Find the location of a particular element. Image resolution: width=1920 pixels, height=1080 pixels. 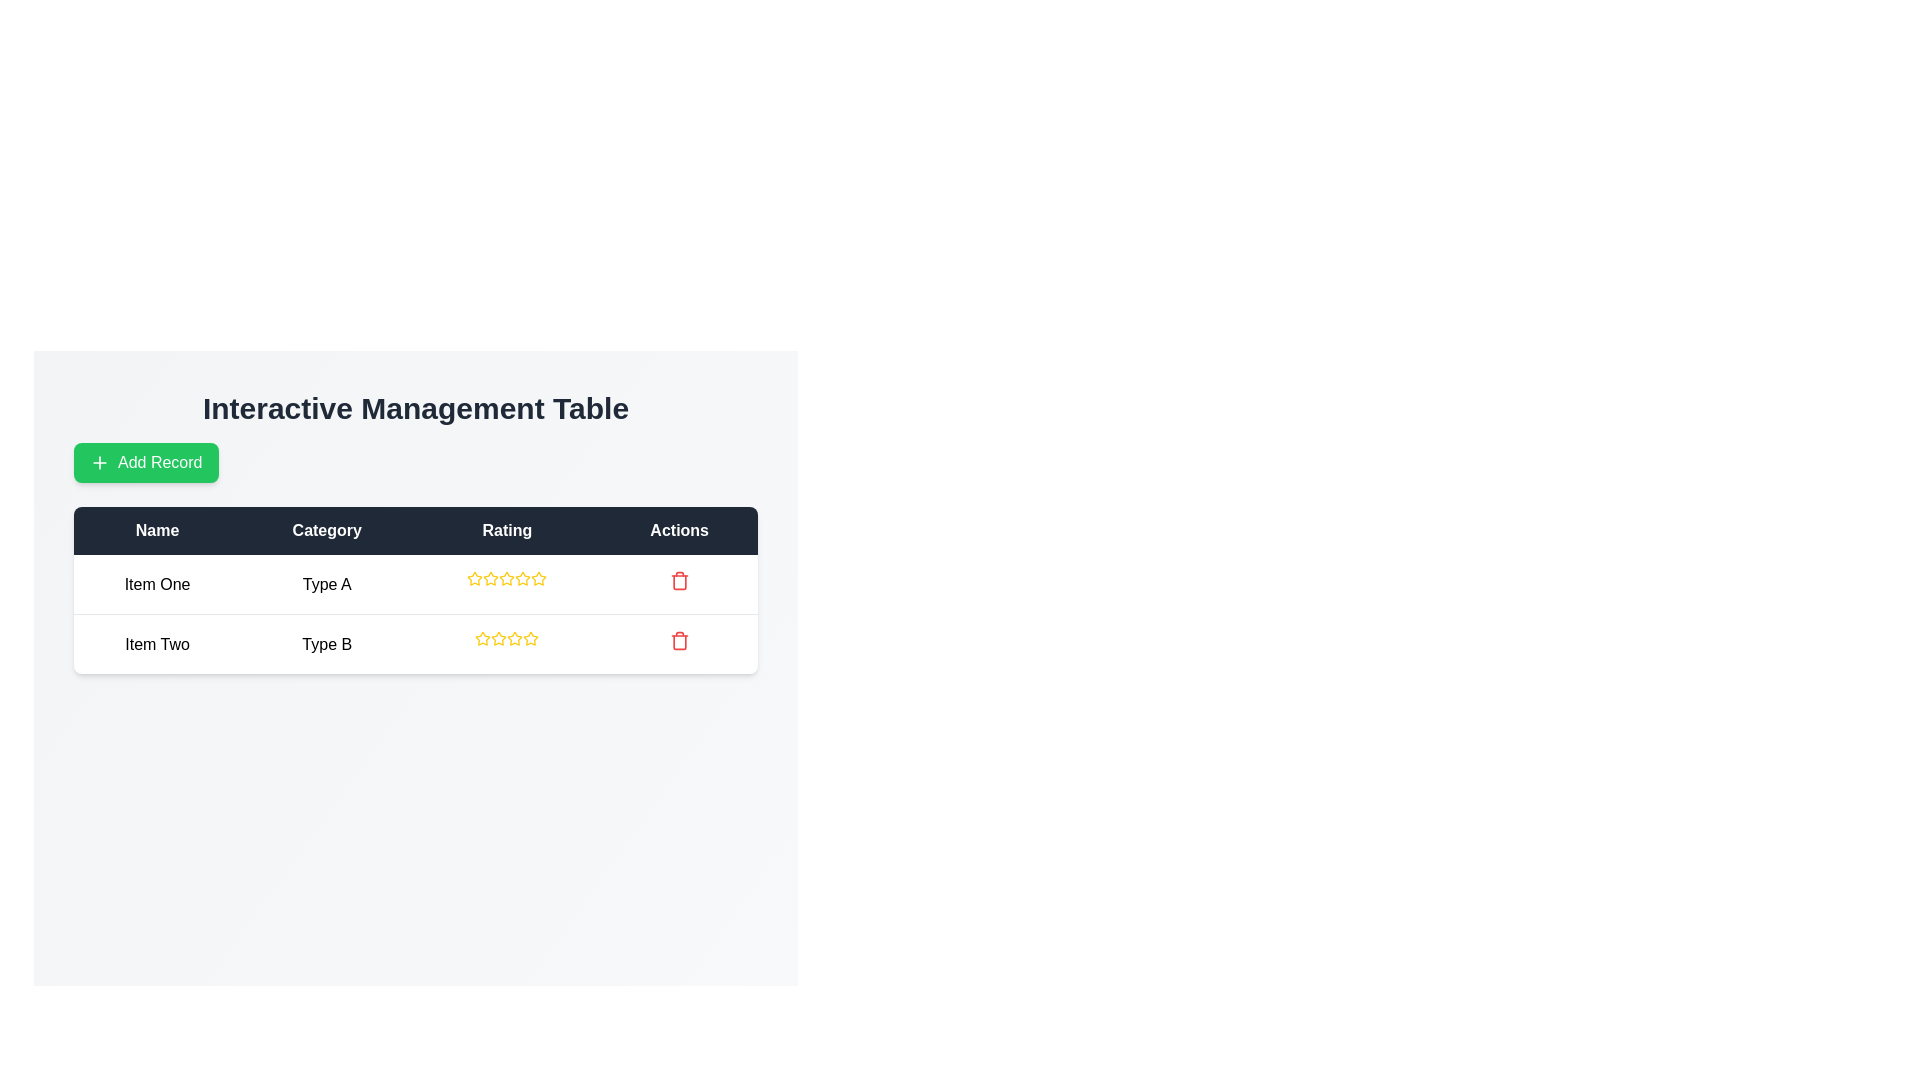

the fourth star icon in the rating column for the second row, which is associated with 'Item Two' is located at coordinates (515, 639).